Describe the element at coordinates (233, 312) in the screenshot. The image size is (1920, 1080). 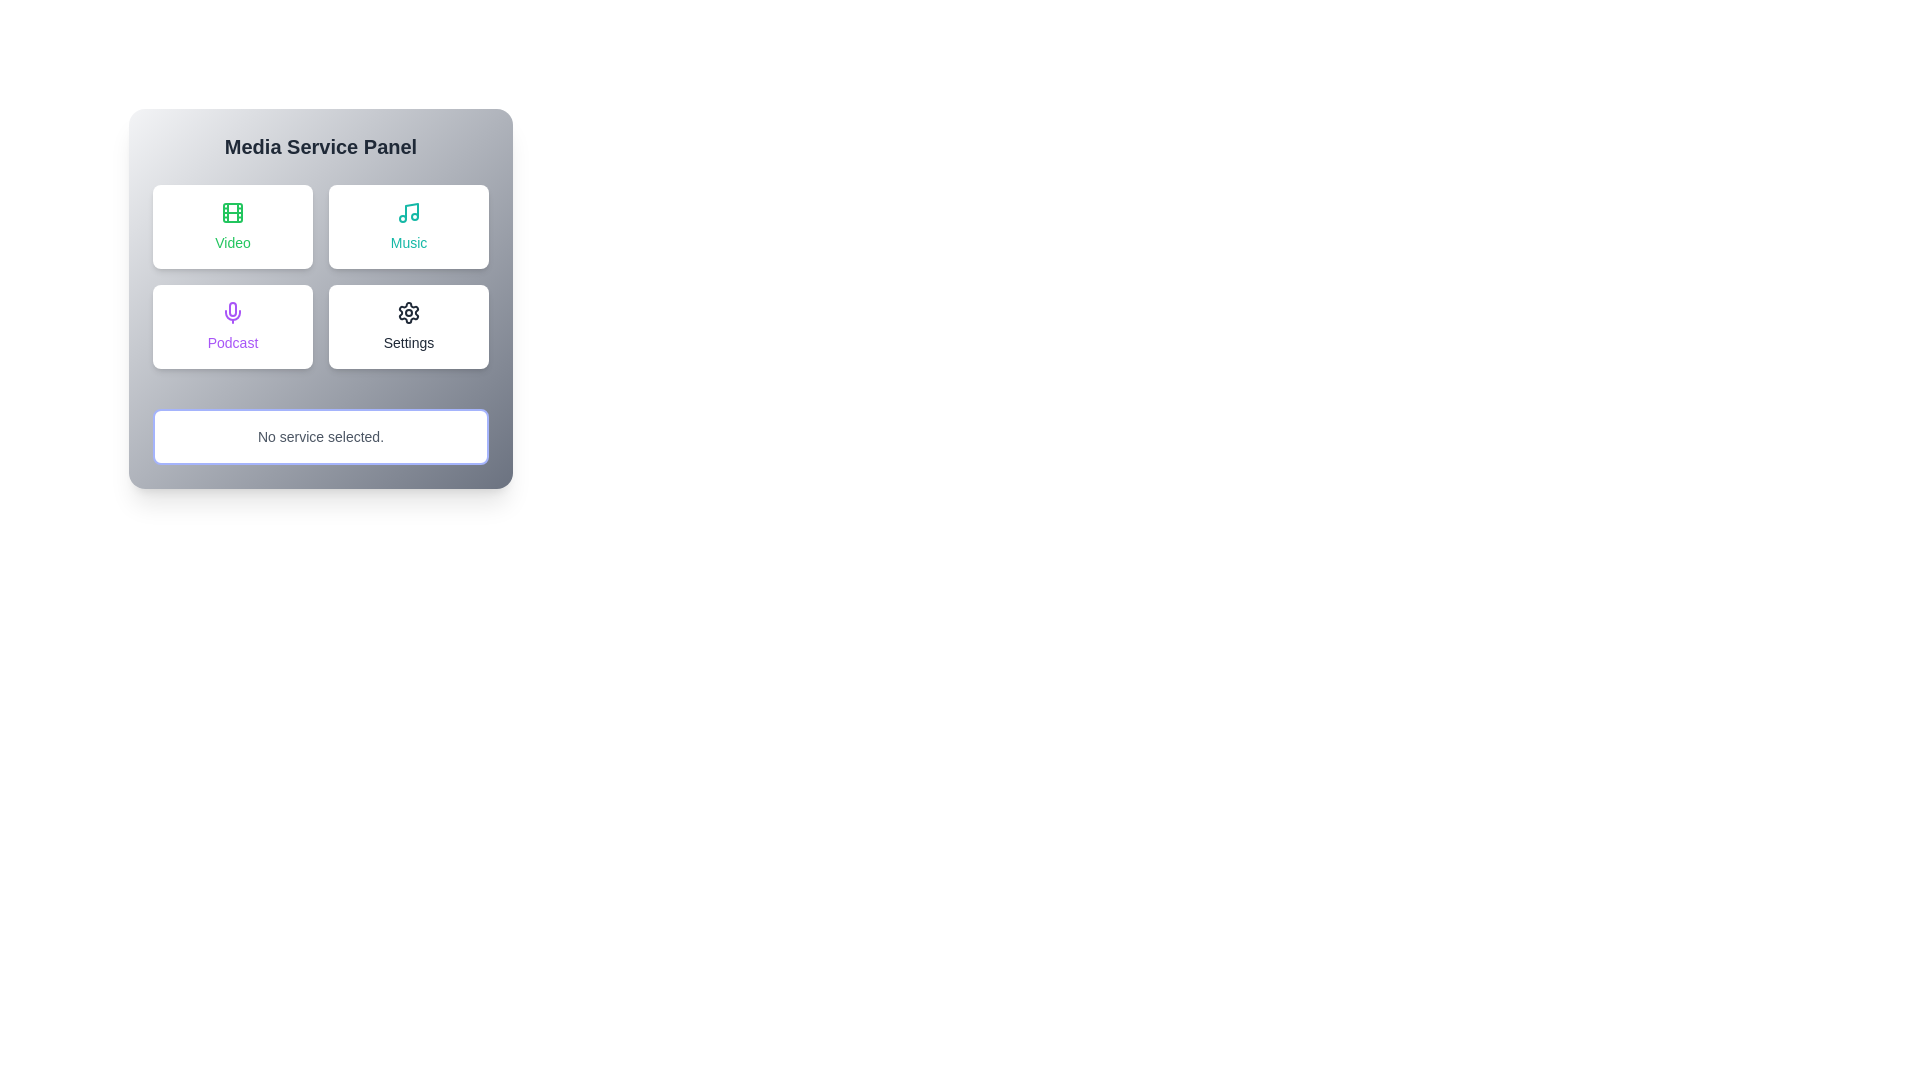
I see `the 'Podcast' icon in the media service panel` at that location.